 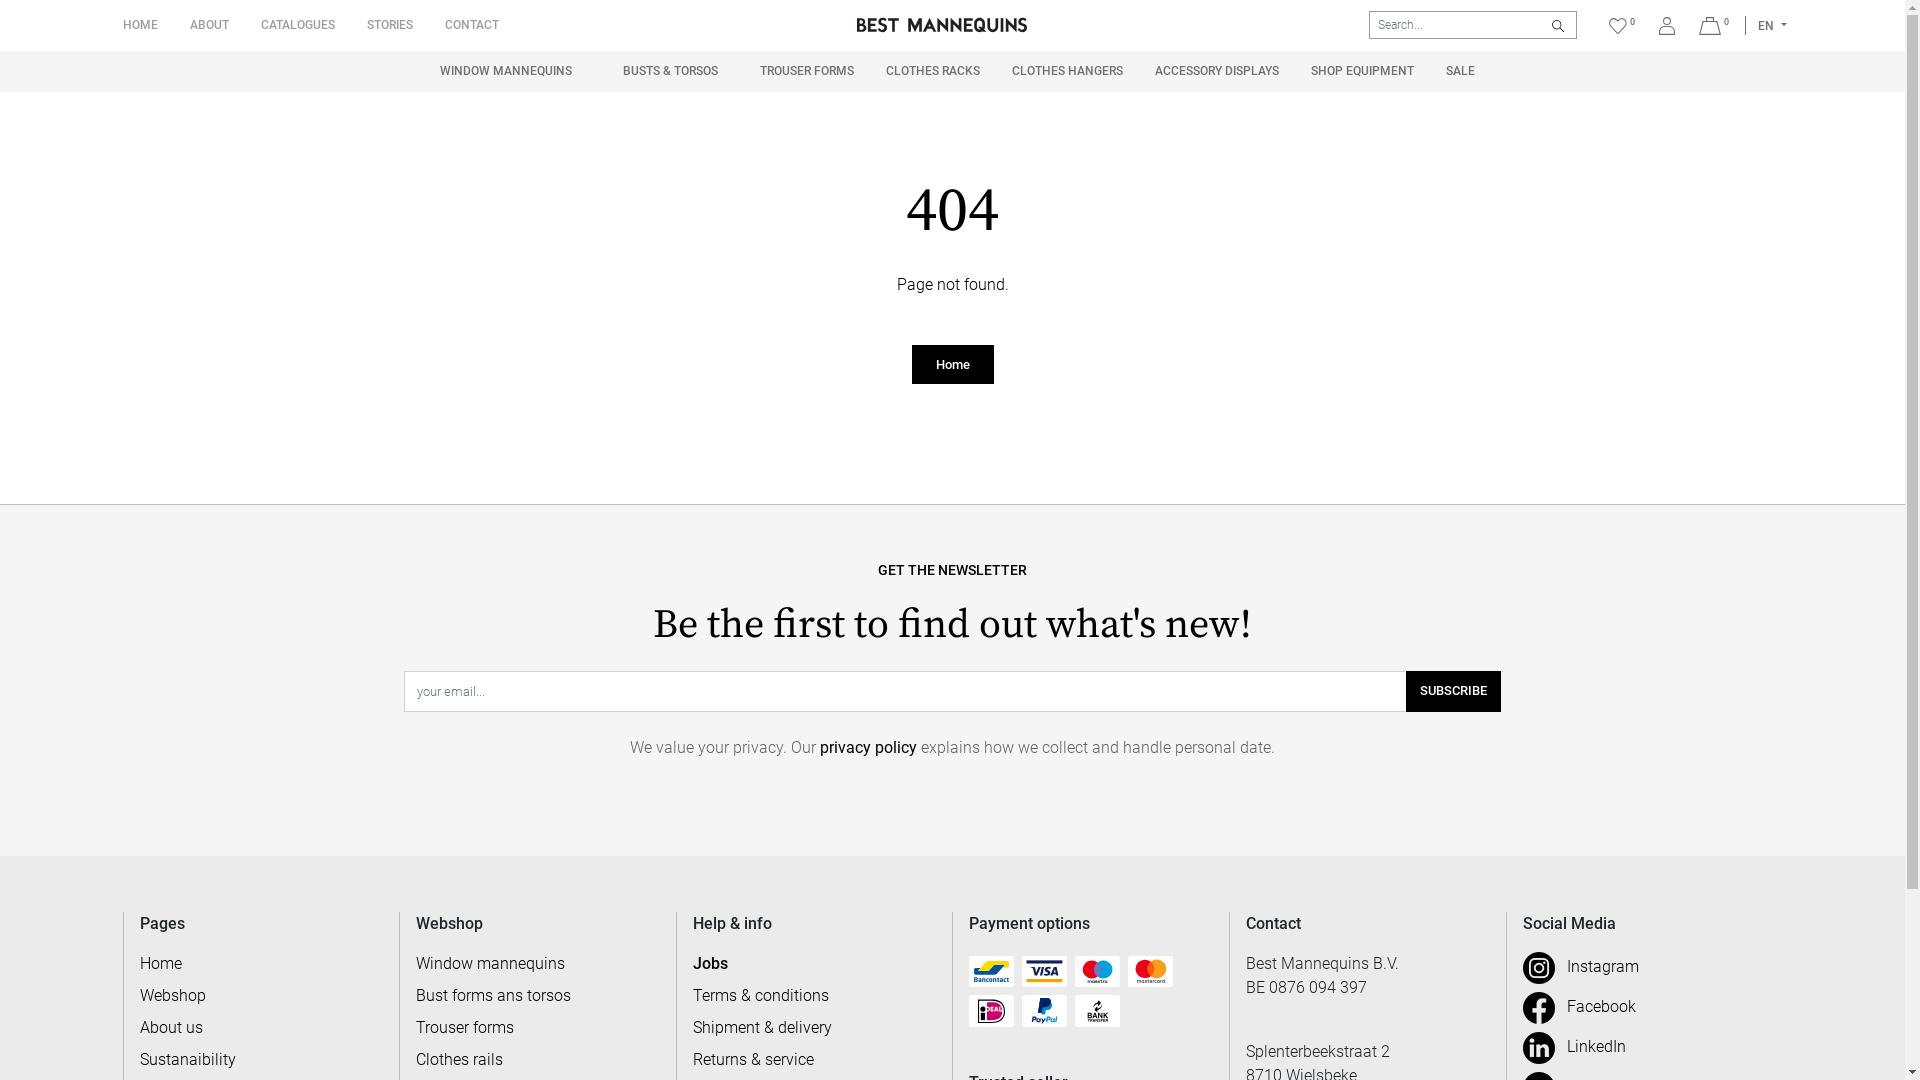 What do you see at coordinates (1453, 689) in the screenshot?
I see `'SUBSCRIBE'` at bounding box center [1453, 689].